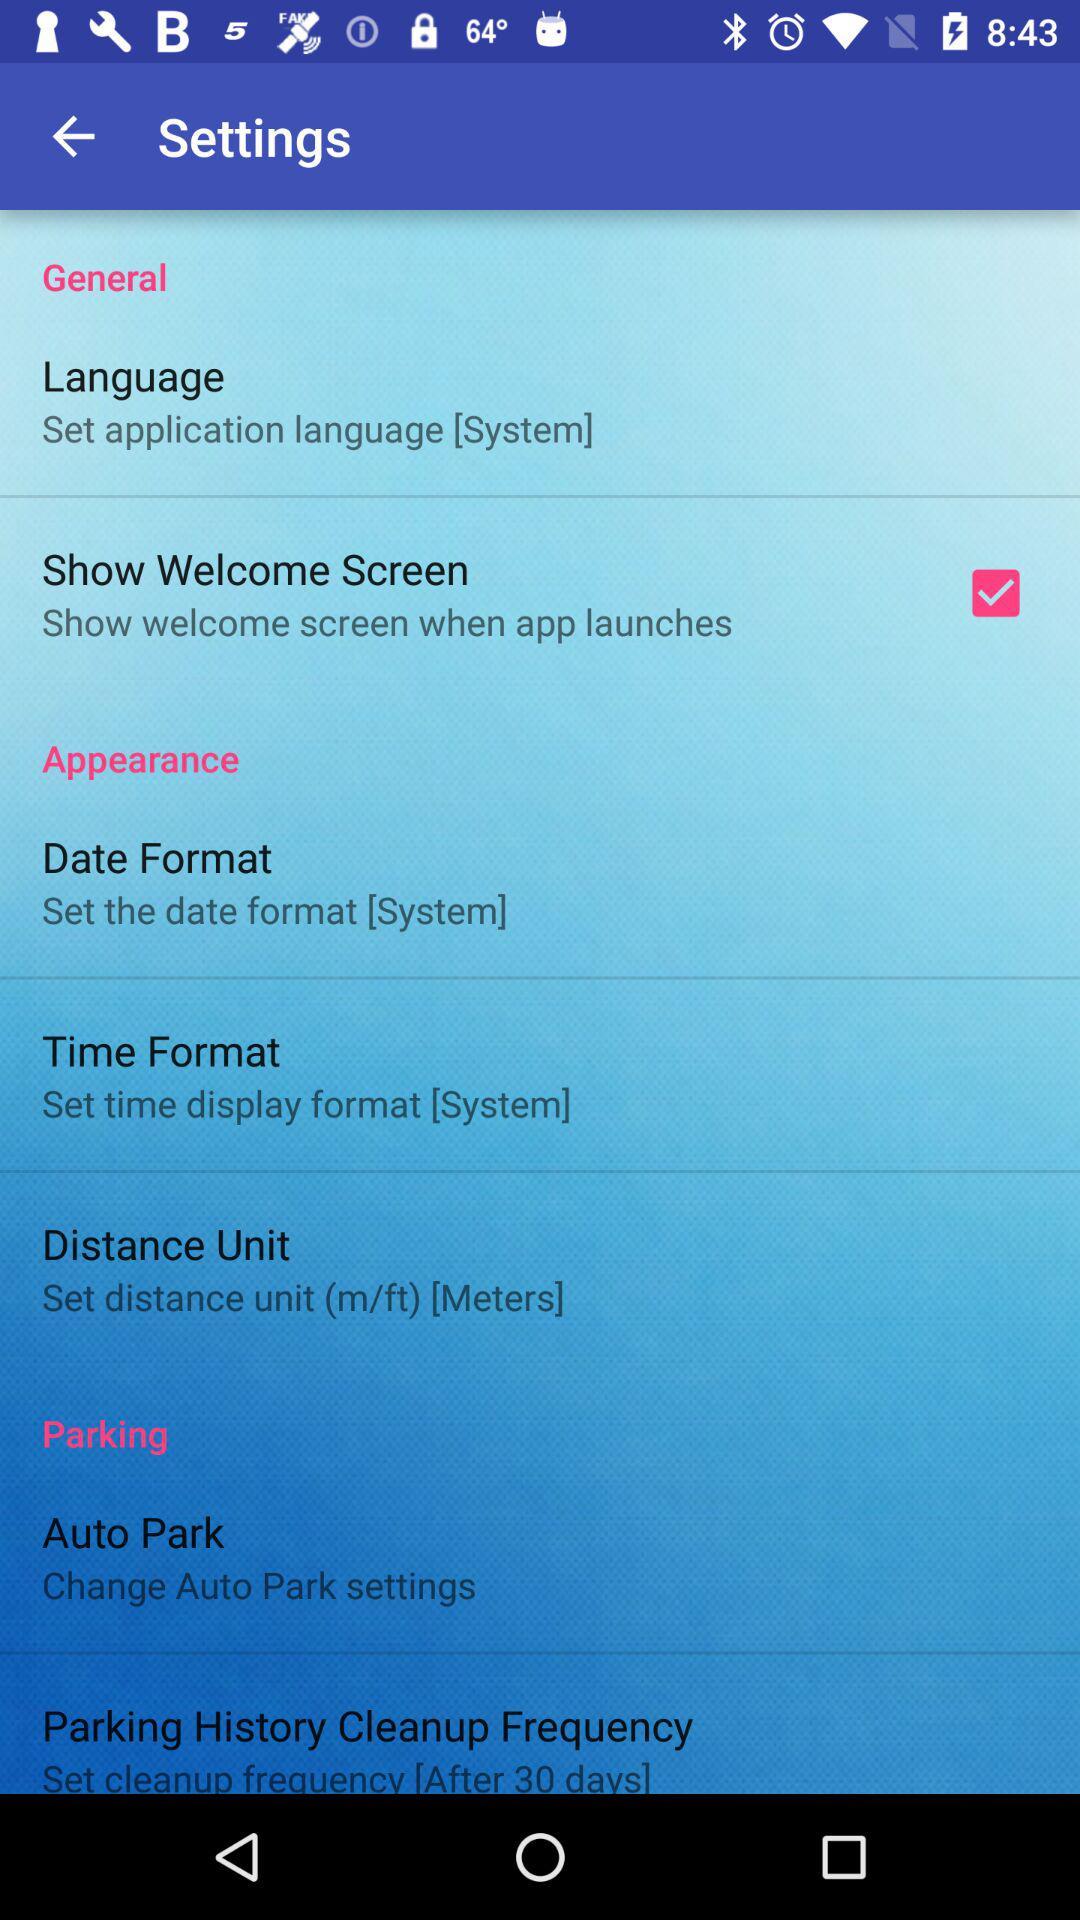 The height and width of the screenshot is (1920, 1080). Describe the element at coordinates (540, 254) in the screenshot. I see `the item above the language icon` at that location.